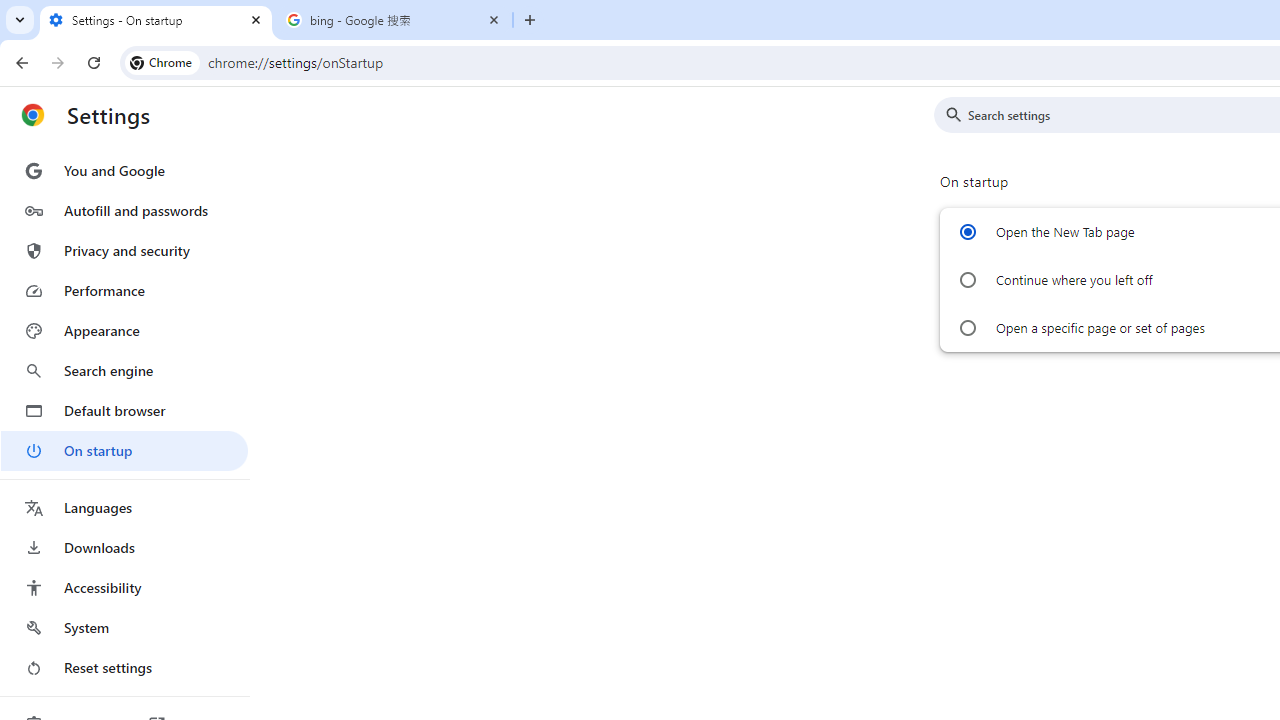 The image size is (1280, 720). What do you see at coordinates (123, 451) in the screenshot?
I see `'On startup'` at bounding box center [123, 451].